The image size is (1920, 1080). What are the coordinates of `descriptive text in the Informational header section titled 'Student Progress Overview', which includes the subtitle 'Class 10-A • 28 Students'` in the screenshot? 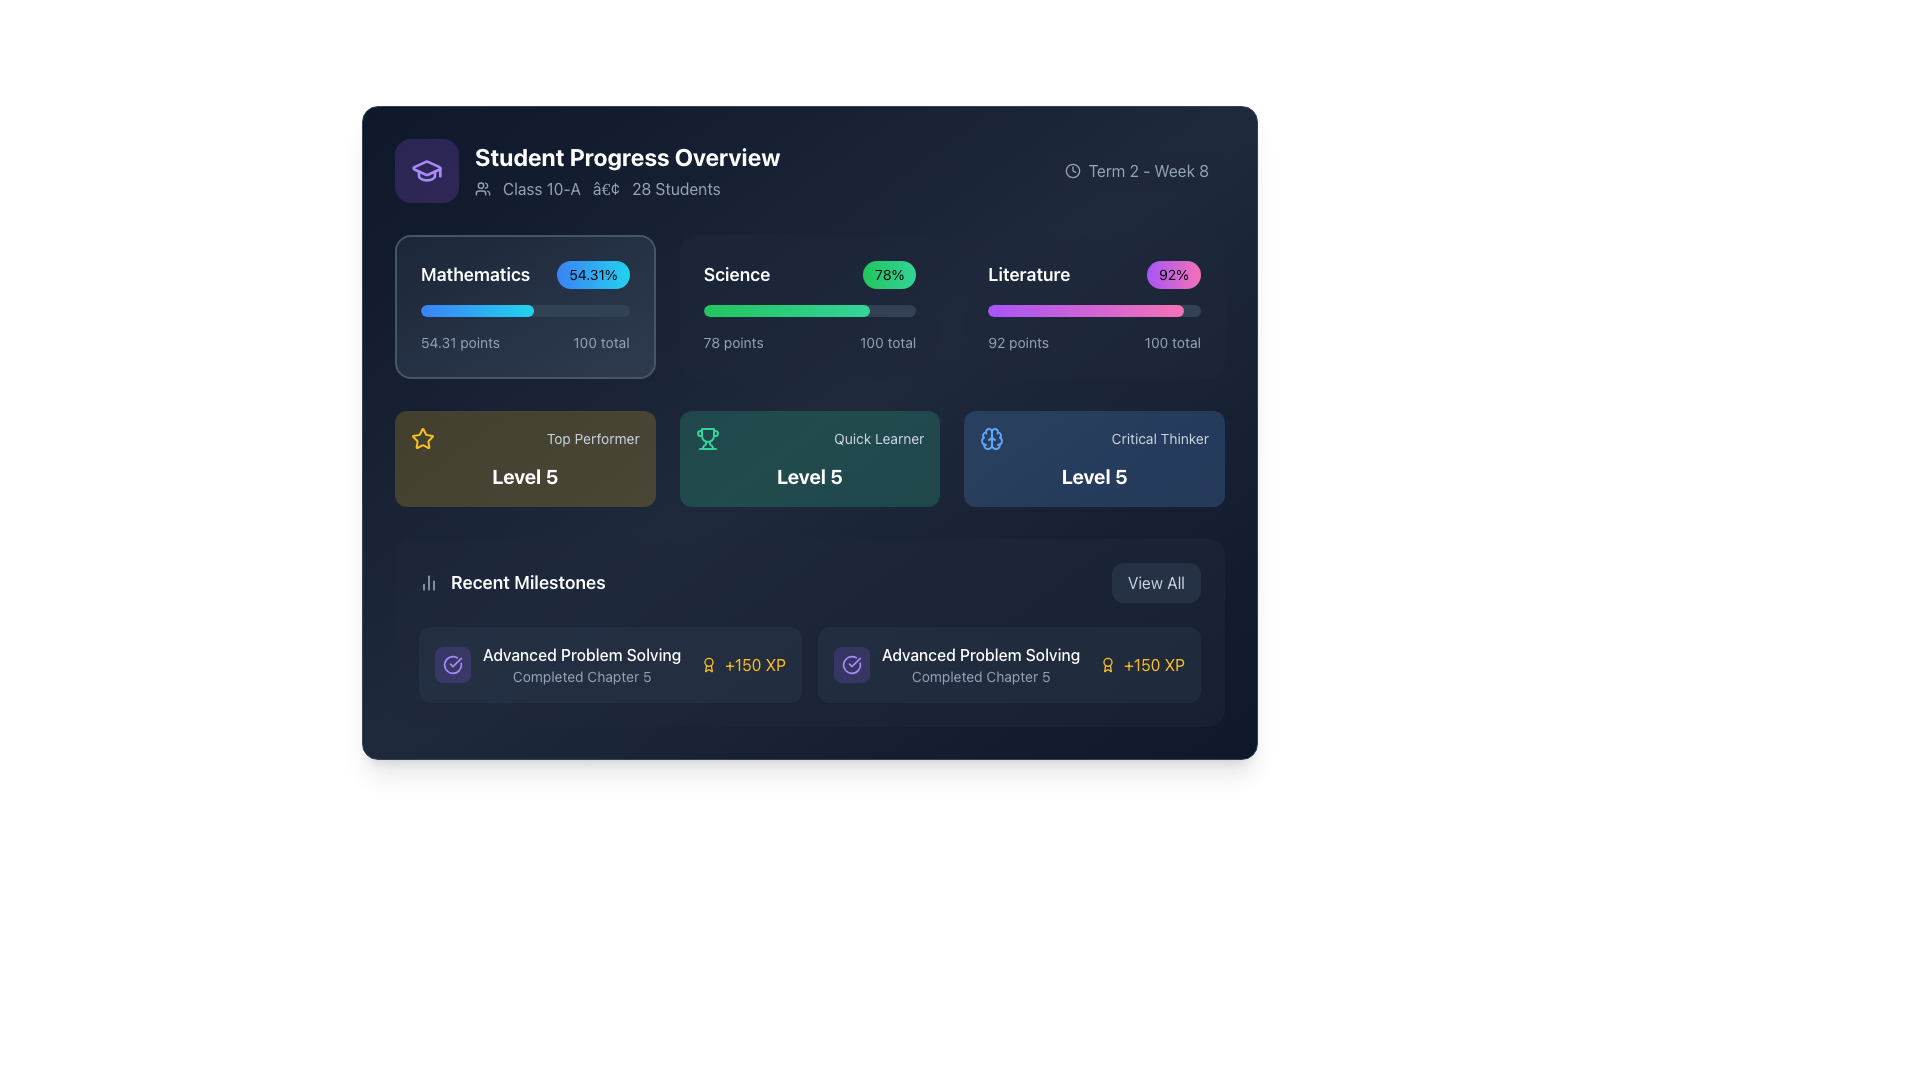 It's located at (586, 169).